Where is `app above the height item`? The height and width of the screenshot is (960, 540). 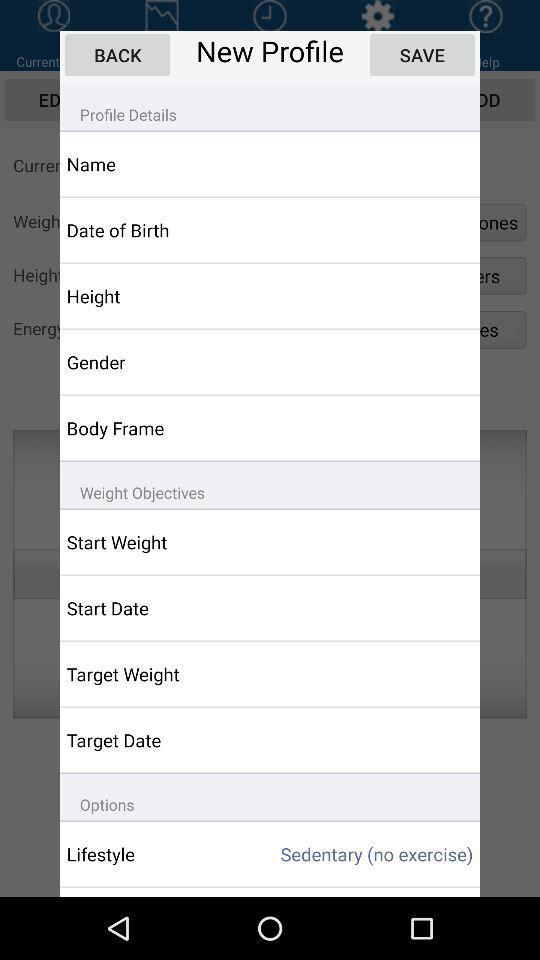 app above the height item is located at coordinates (155, 230).